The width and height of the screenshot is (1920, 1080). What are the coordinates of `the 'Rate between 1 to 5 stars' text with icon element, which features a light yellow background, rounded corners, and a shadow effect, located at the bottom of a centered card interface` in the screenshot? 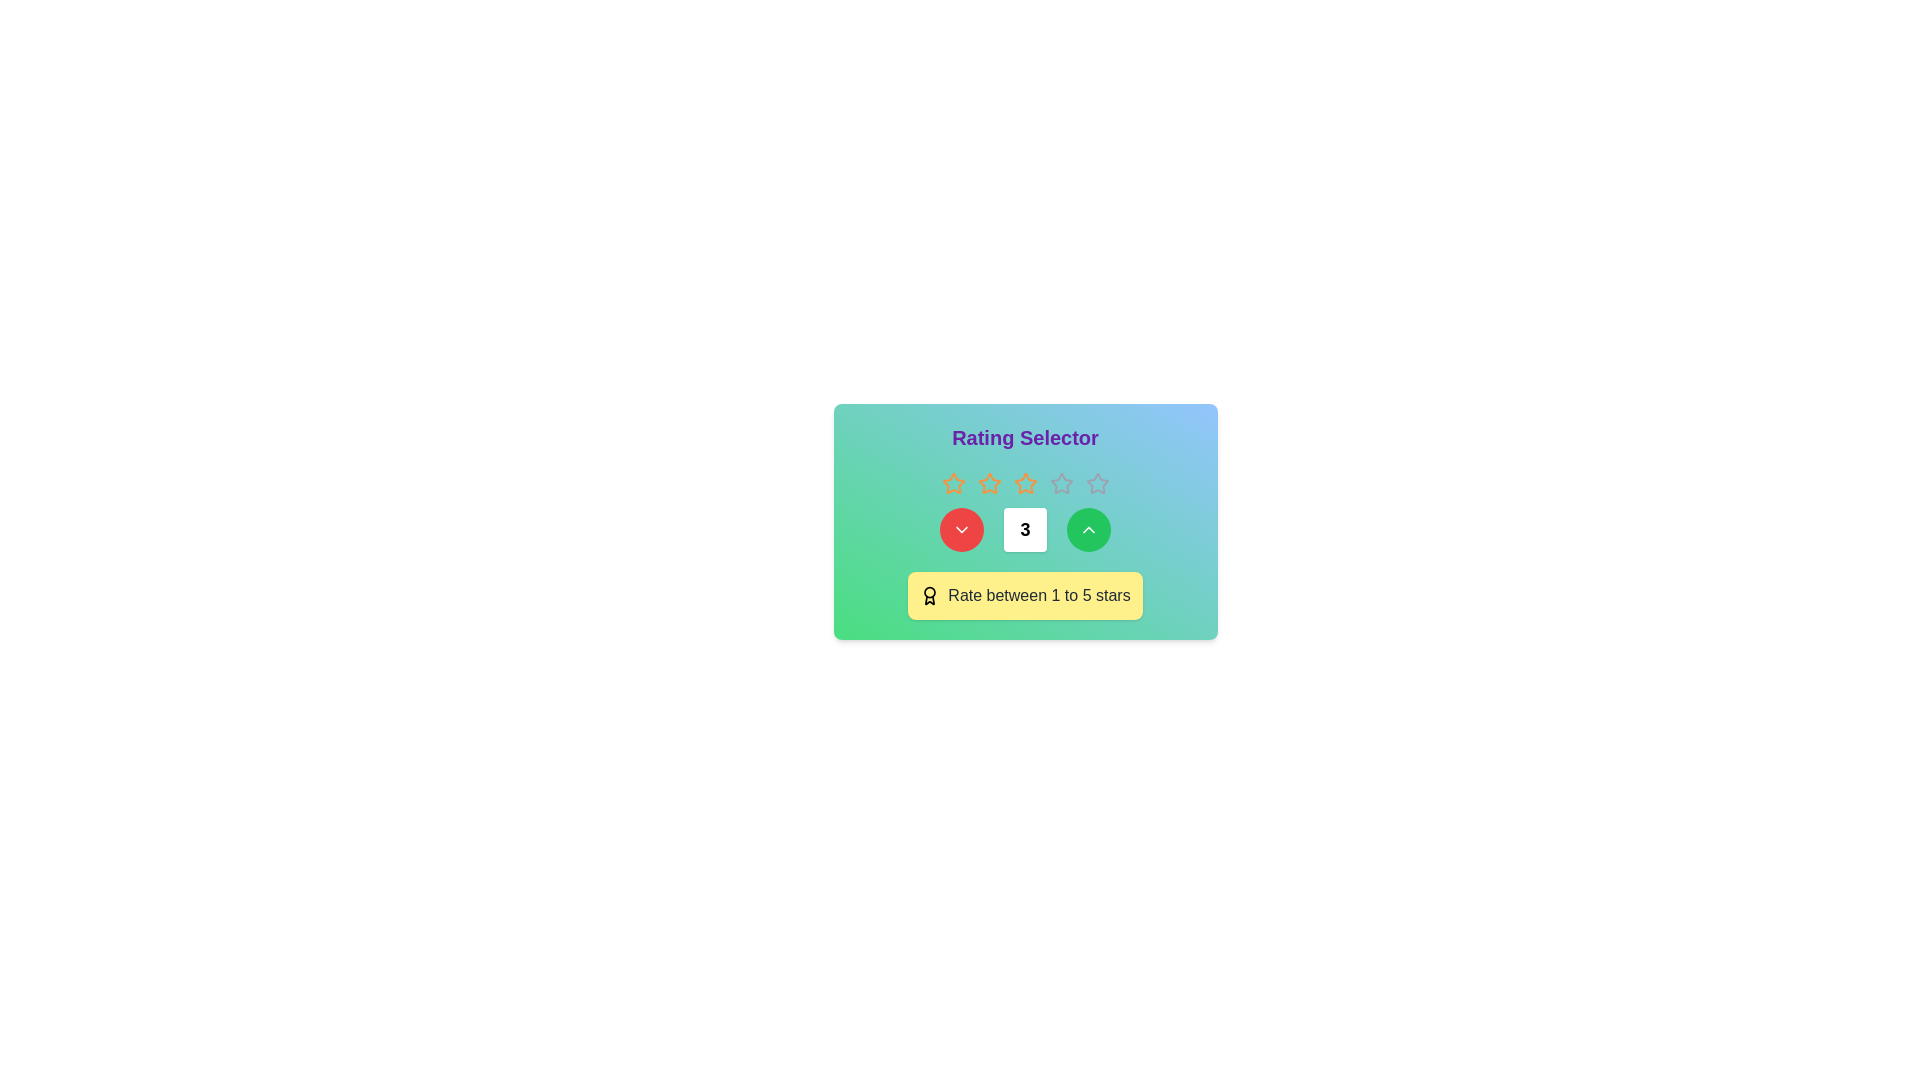 It's located at (1025, 595).